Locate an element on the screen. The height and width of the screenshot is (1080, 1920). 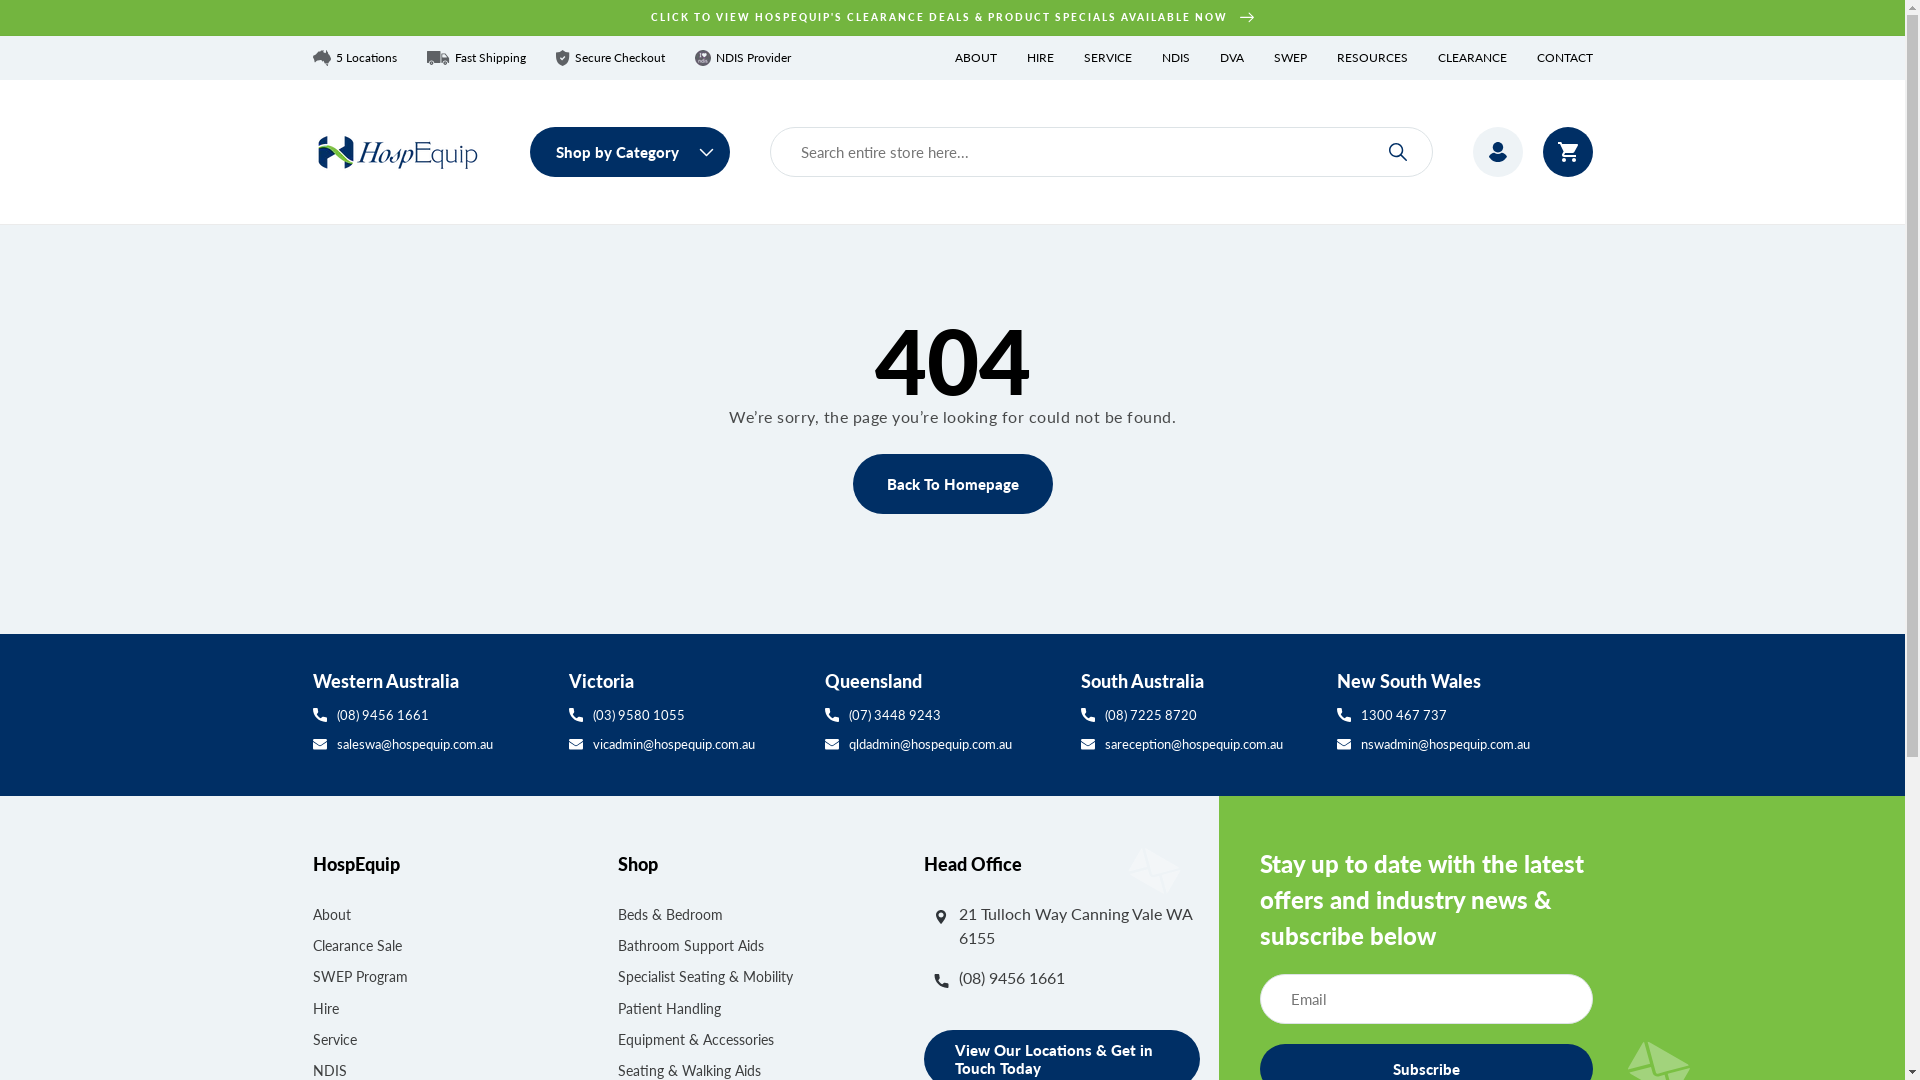
'saleswa@hospequip.com.au' is located at coordinates (311, 744).